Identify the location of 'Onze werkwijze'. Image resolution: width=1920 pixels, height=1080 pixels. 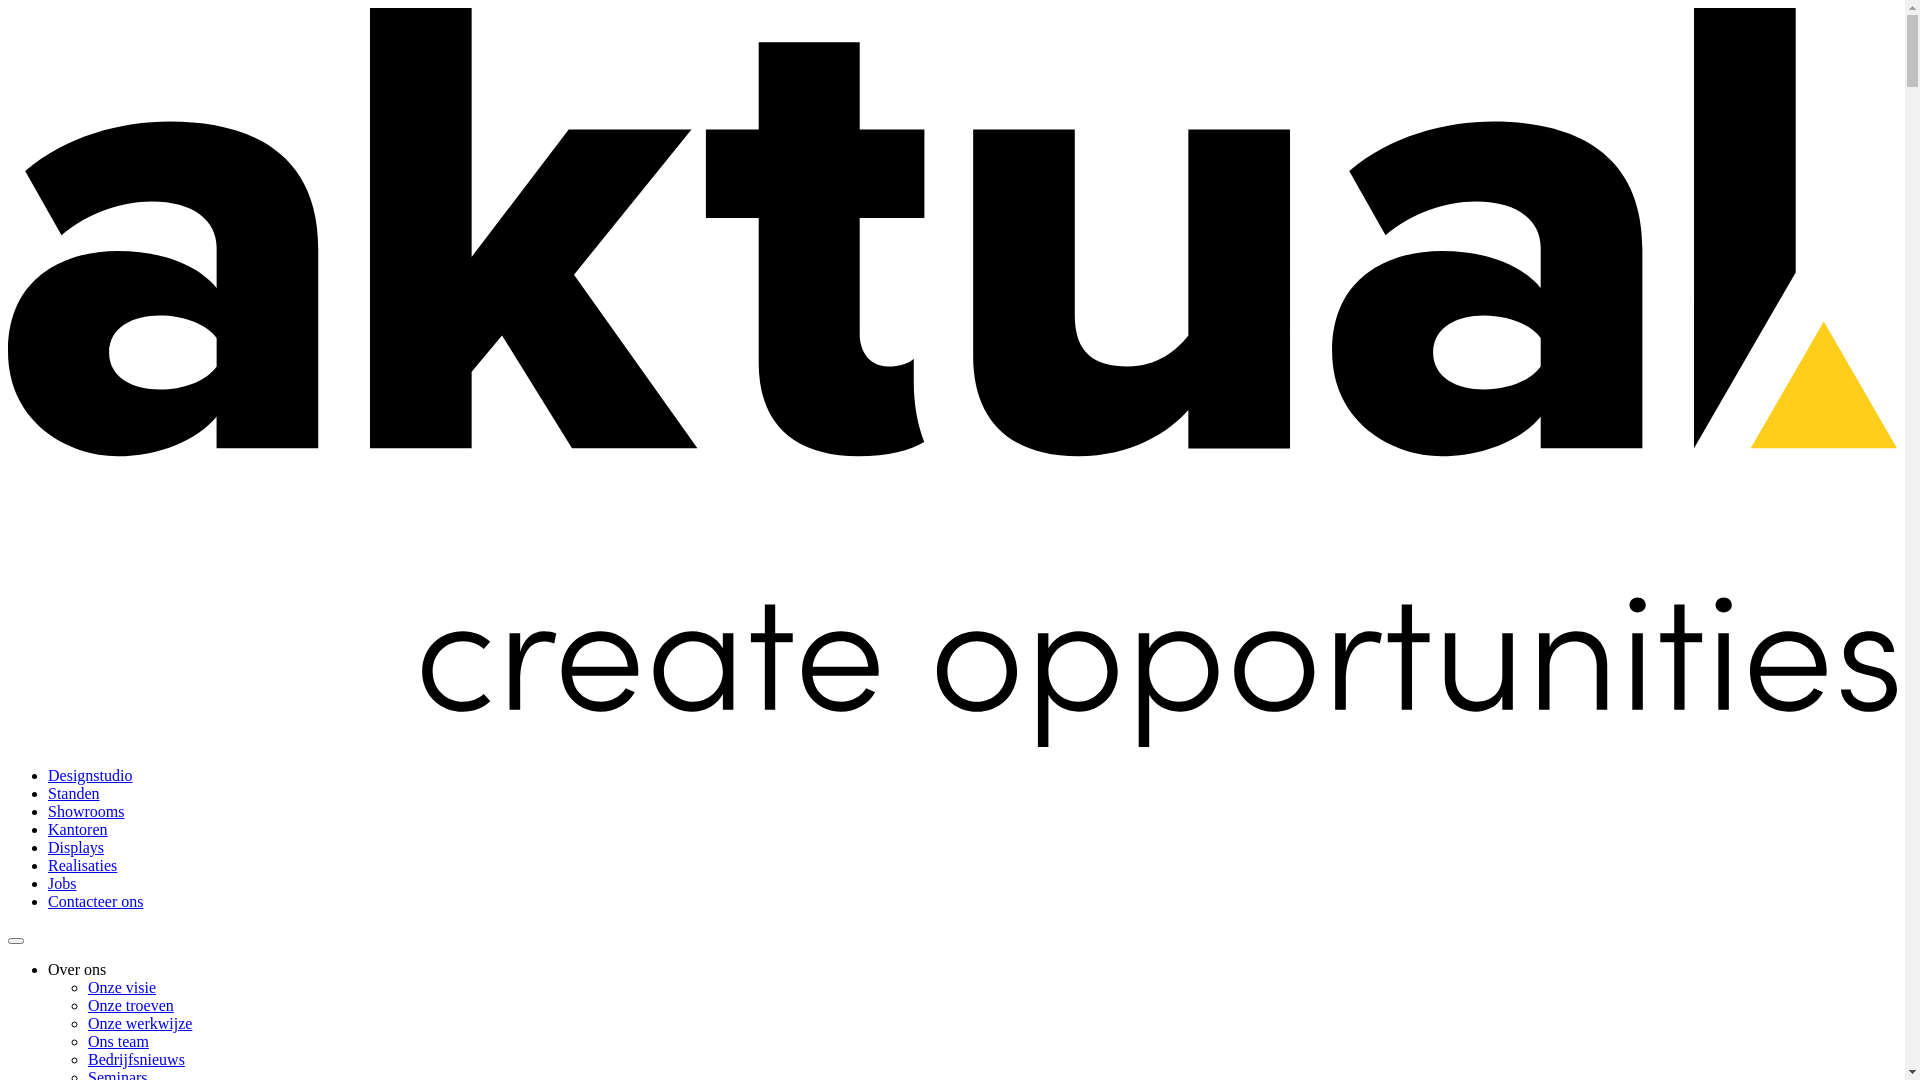
(138, 1023).